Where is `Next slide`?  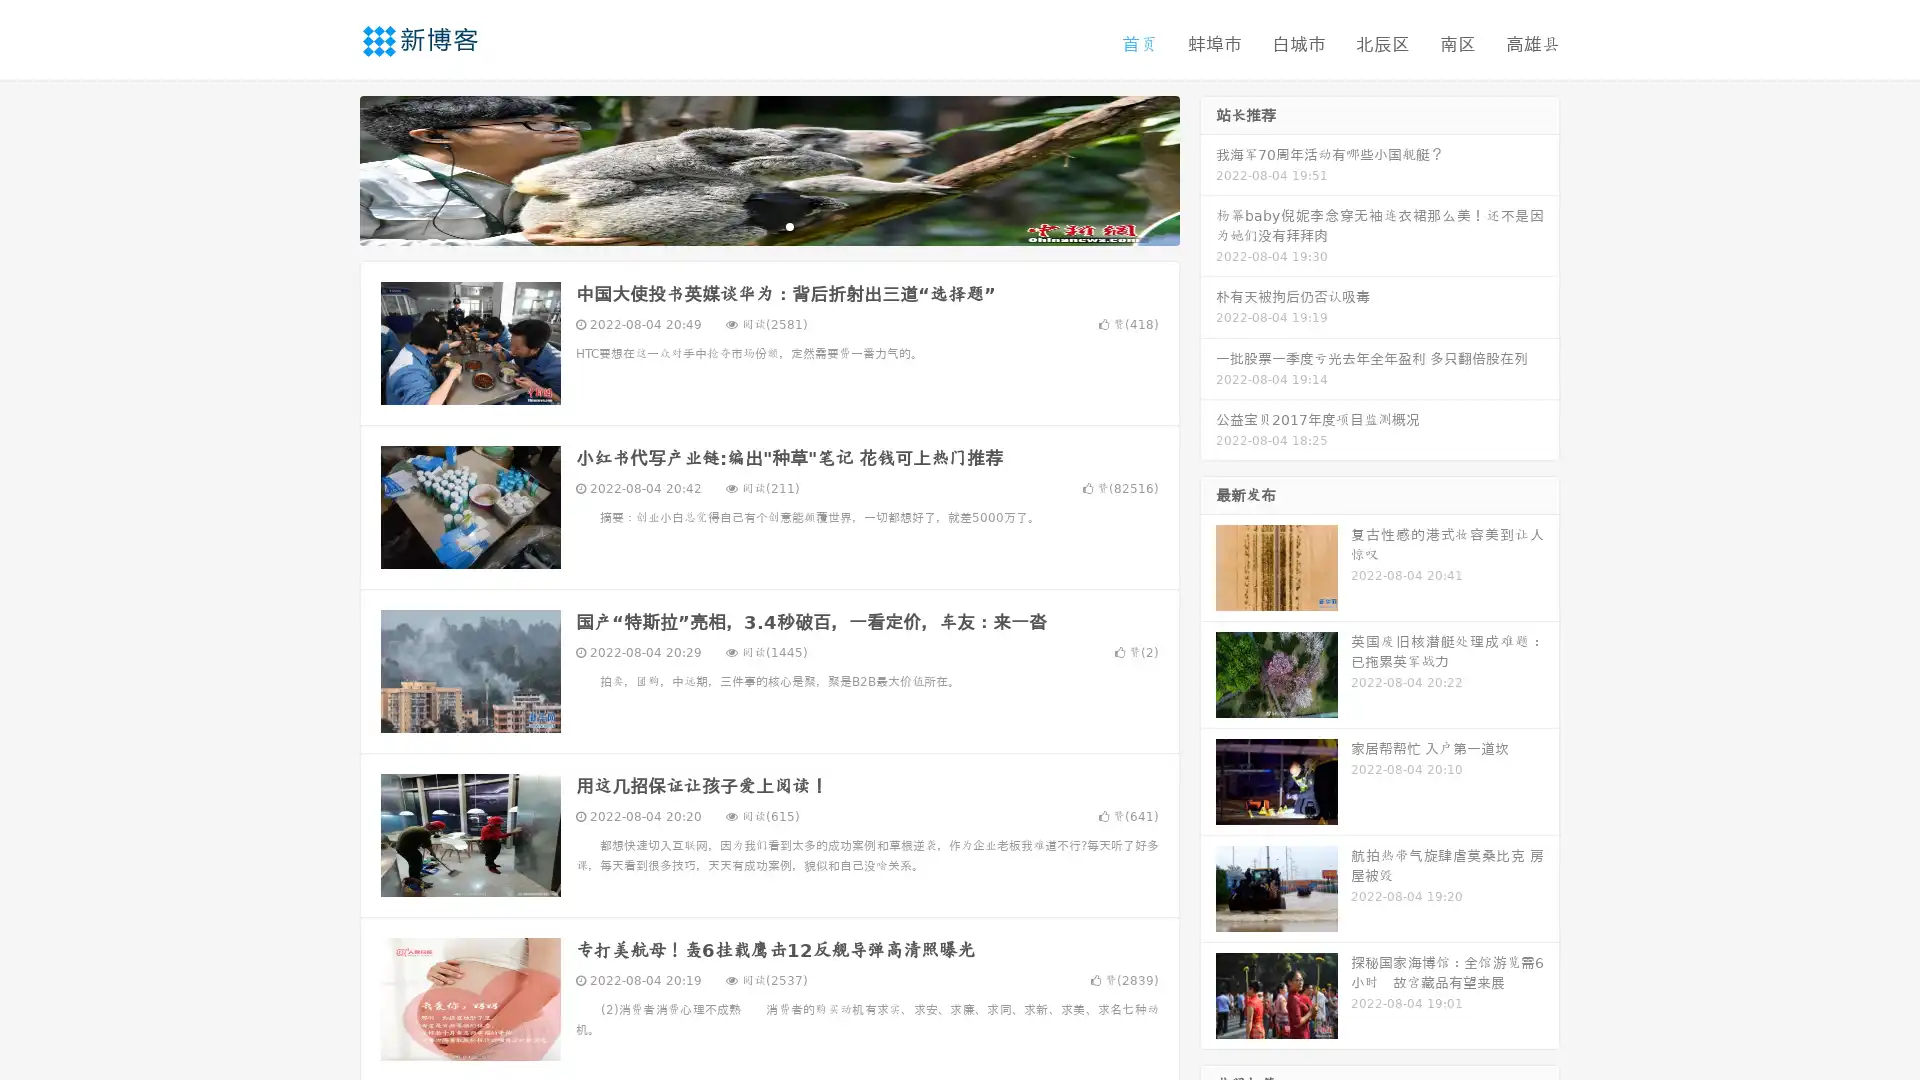 Next slide is located at coordinates (1208, 168).